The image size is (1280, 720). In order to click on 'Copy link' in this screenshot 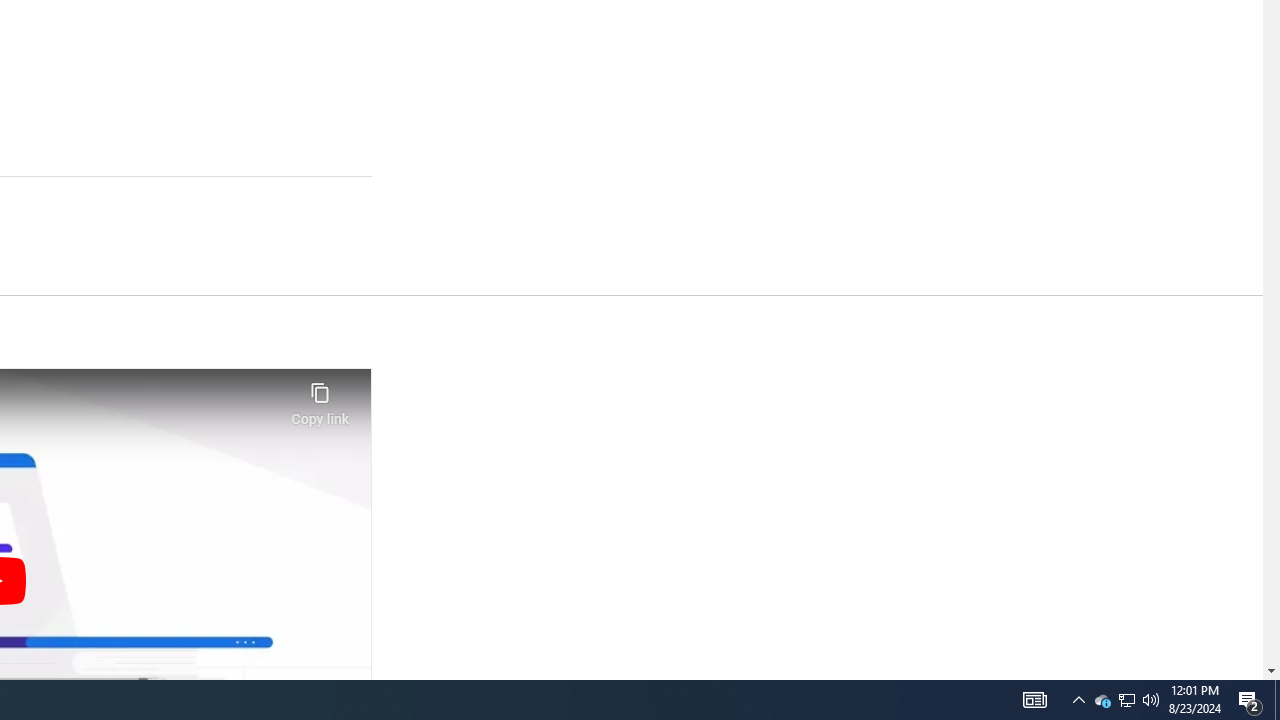, I will do `click(320, 398)`.